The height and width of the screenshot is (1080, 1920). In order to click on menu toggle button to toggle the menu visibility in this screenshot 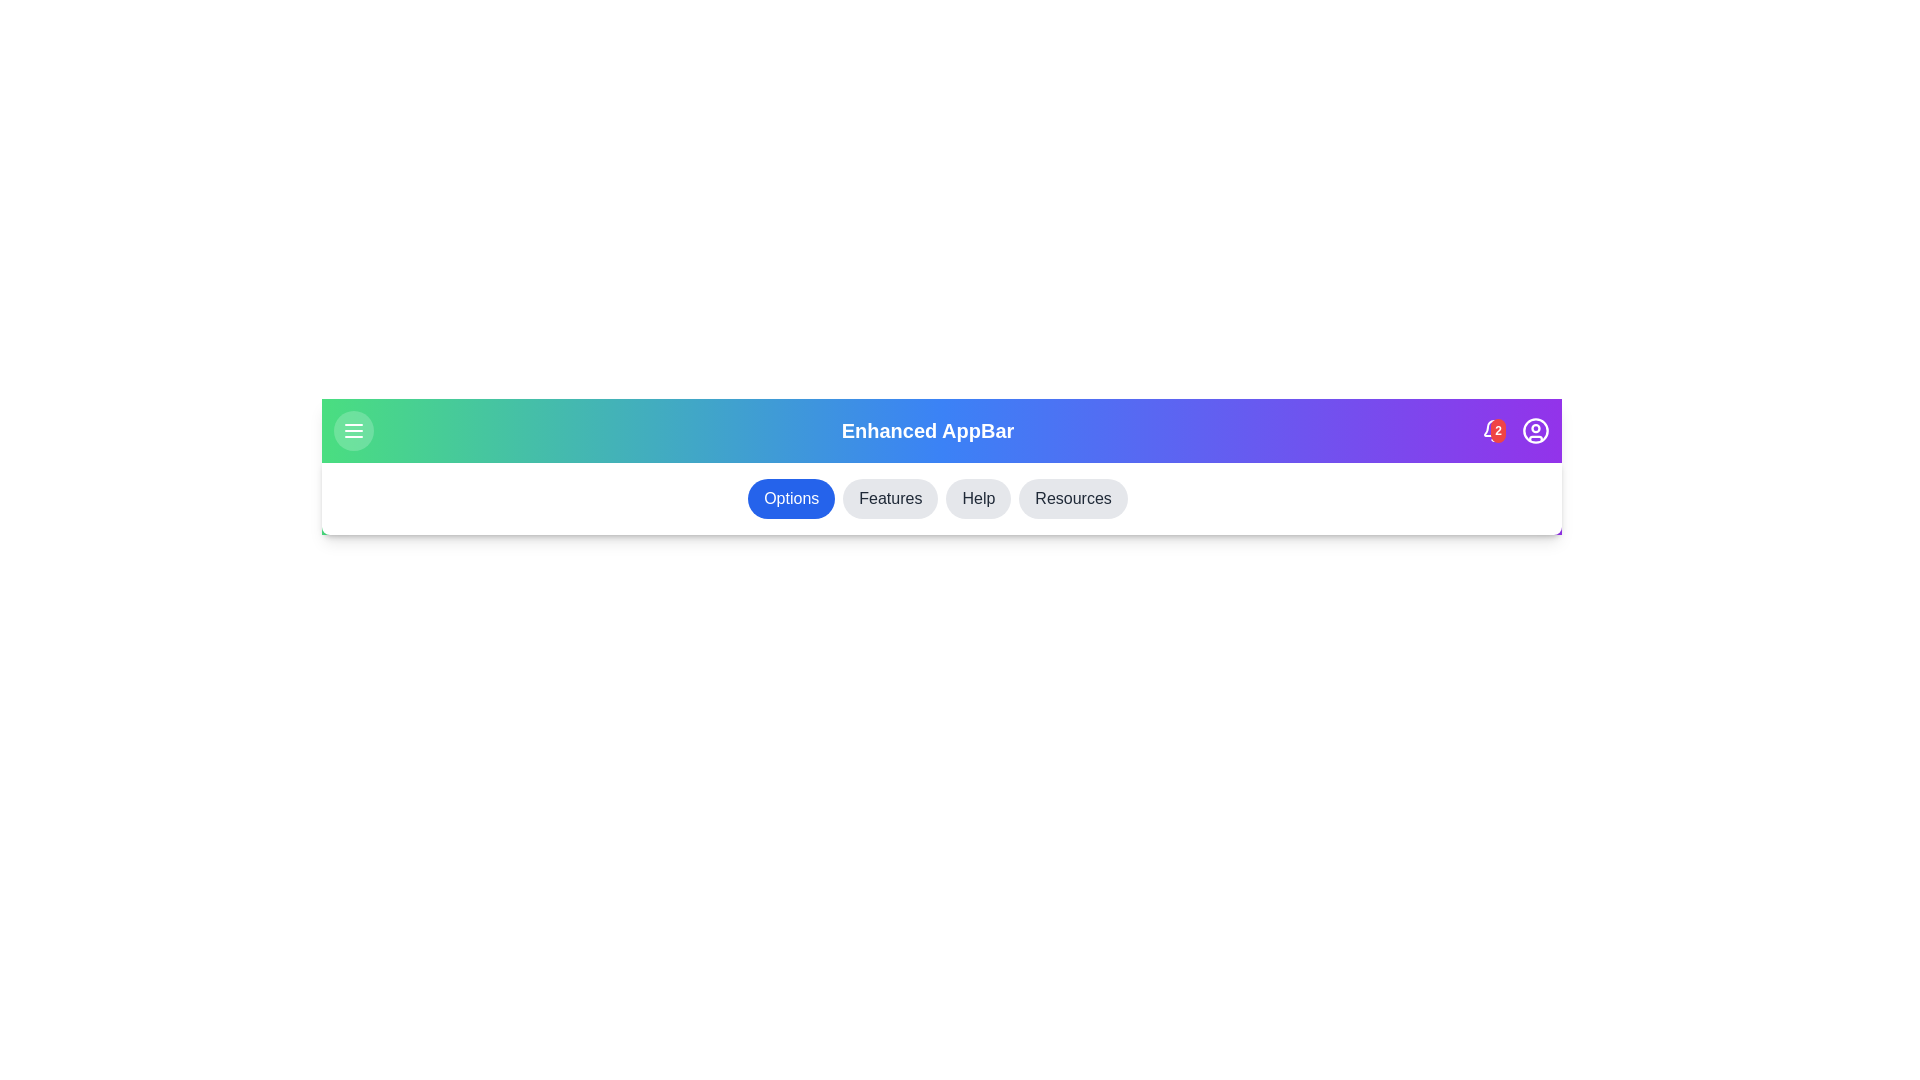, I will do `click(354, 430)`.